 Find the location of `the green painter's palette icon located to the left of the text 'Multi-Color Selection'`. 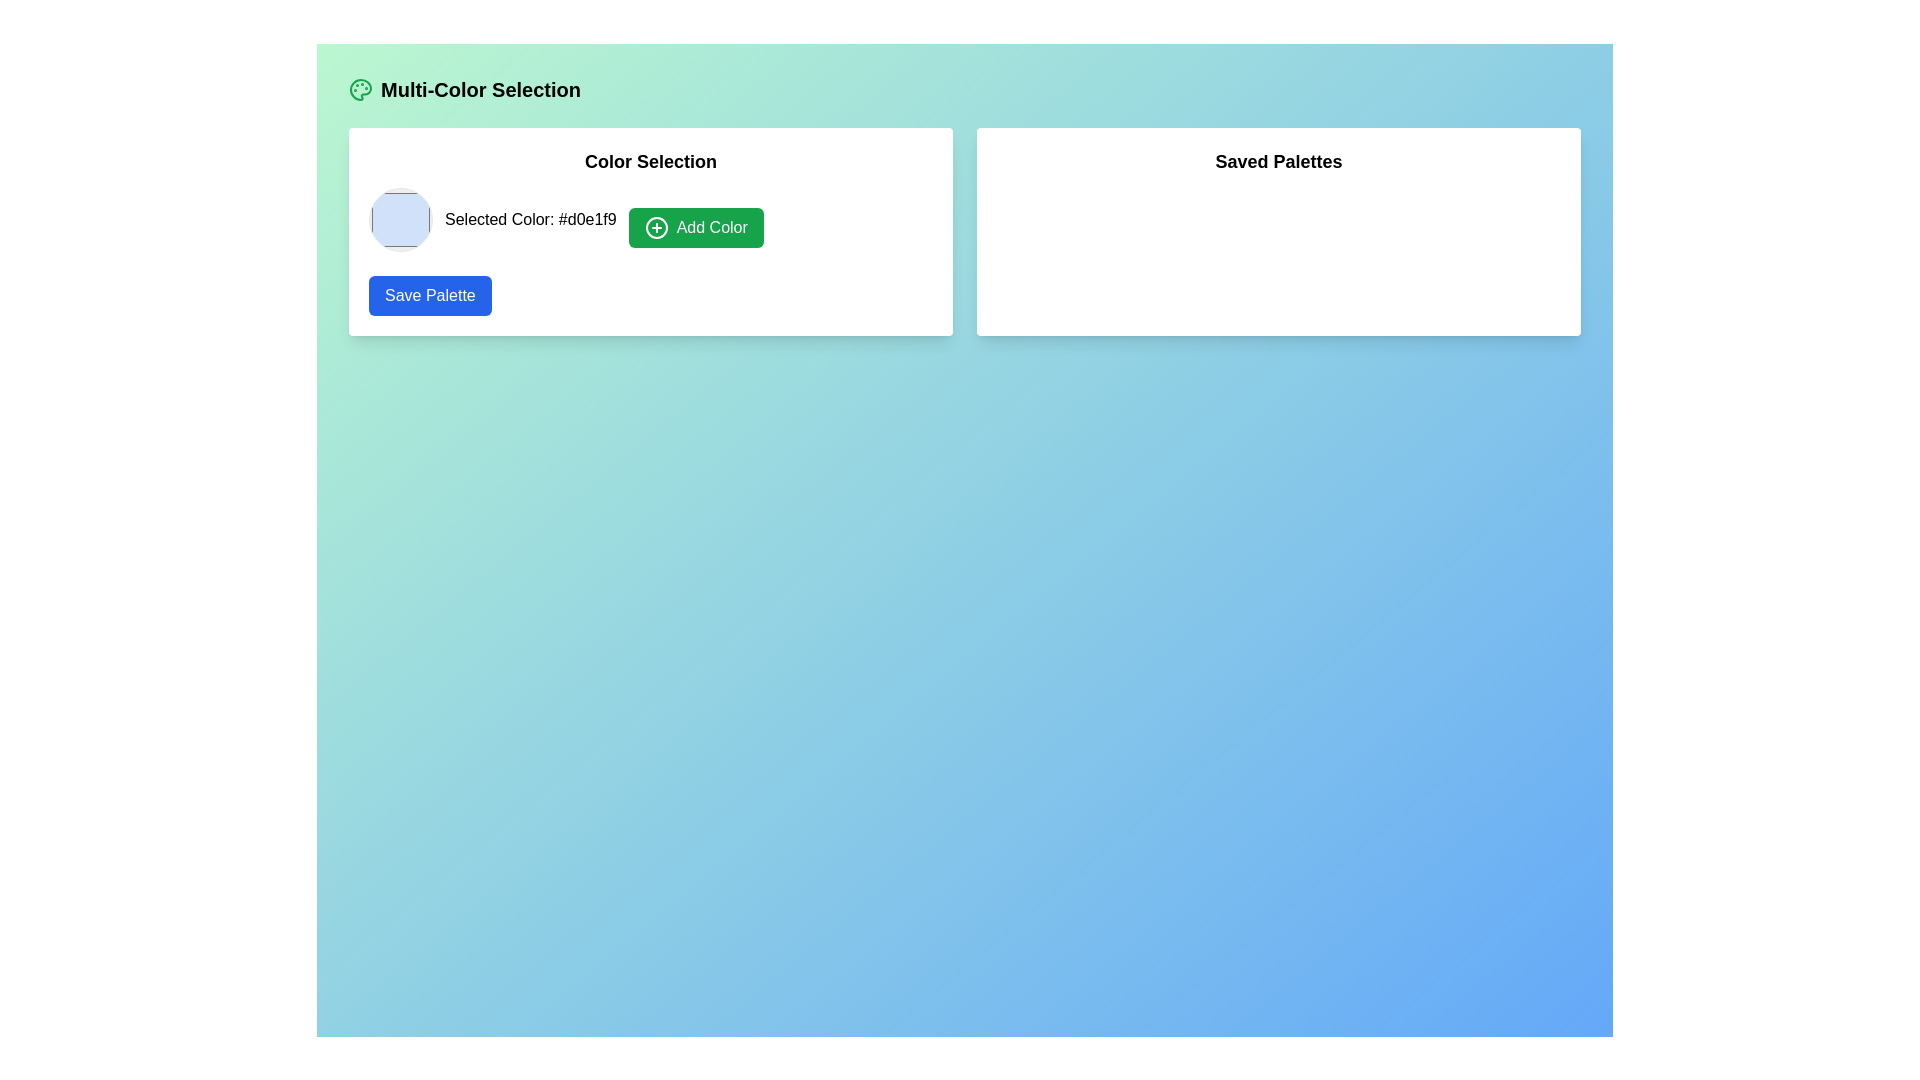

the green painter's palette icon located to the left of the text 'Multi-Color Selection' is located at coordinates (360, 88).